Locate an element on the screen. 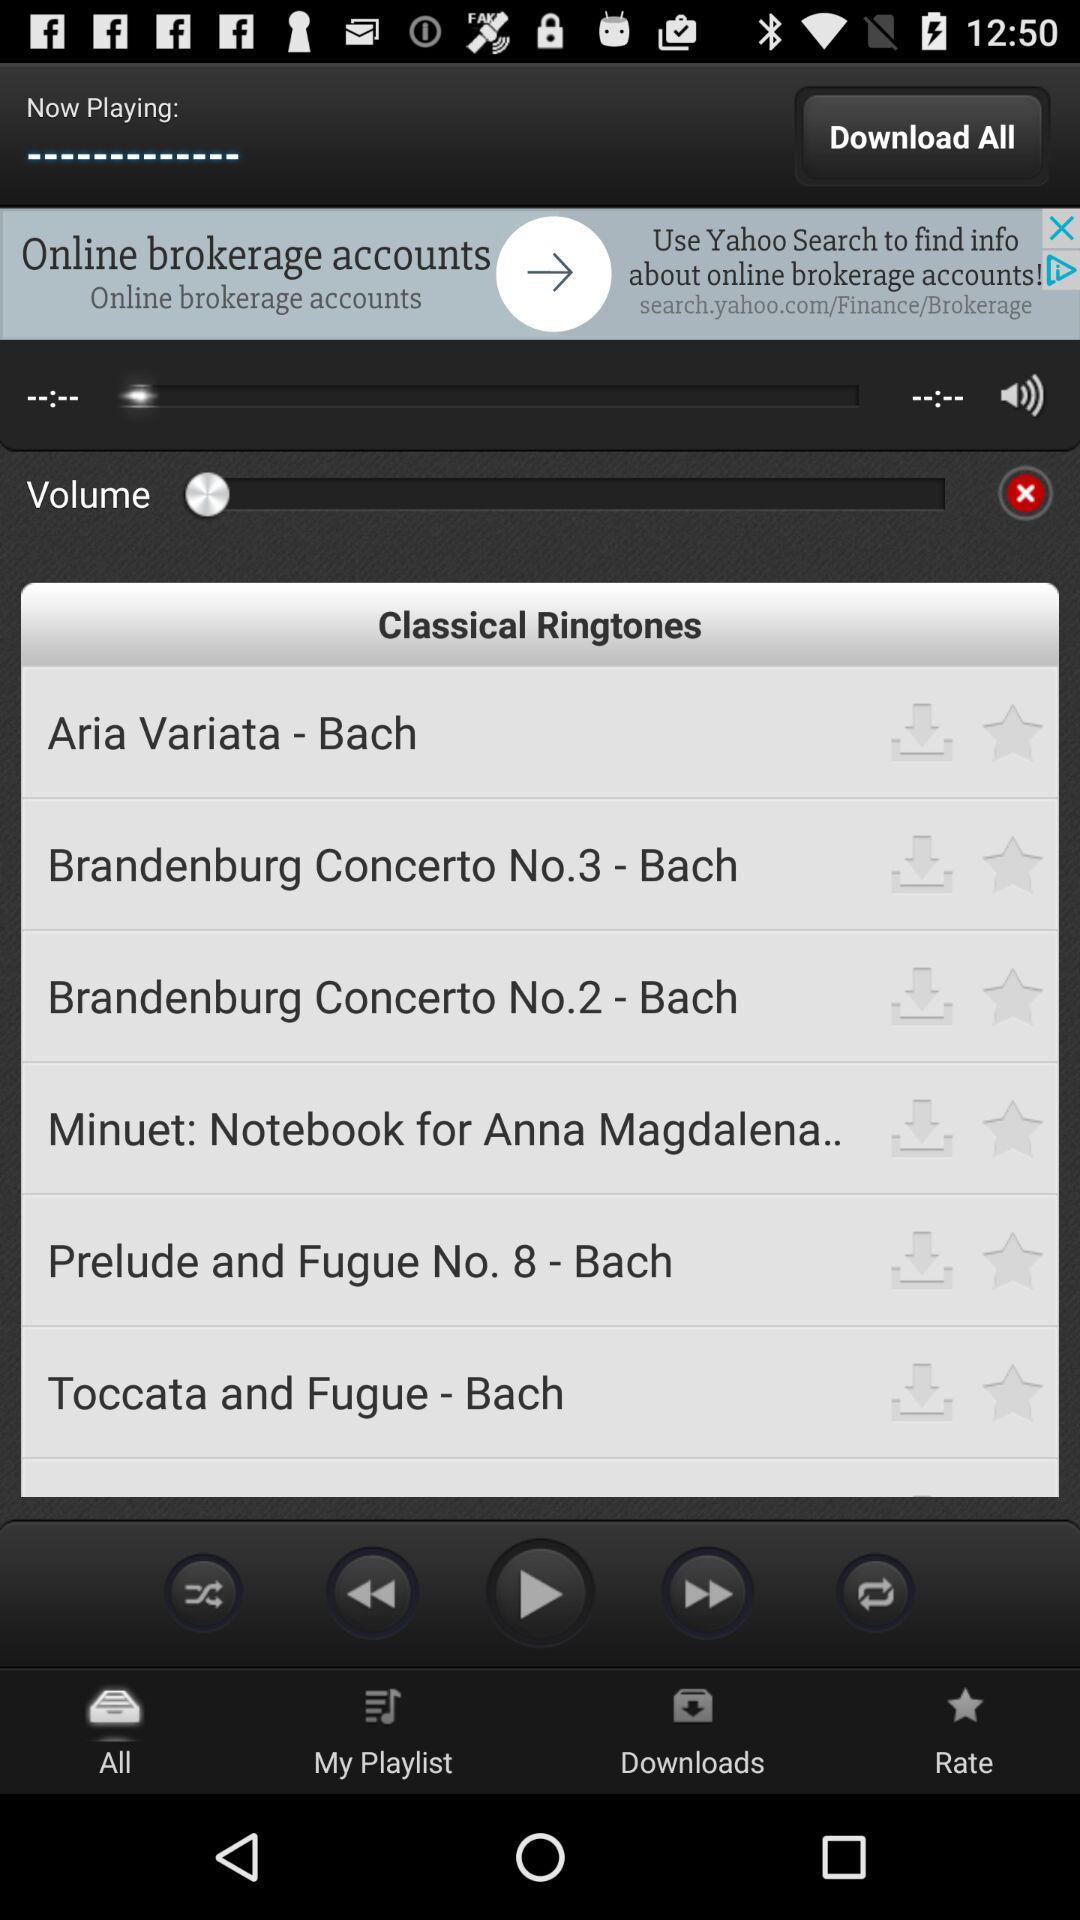  download ringtone is located at coordinates (922, 863).